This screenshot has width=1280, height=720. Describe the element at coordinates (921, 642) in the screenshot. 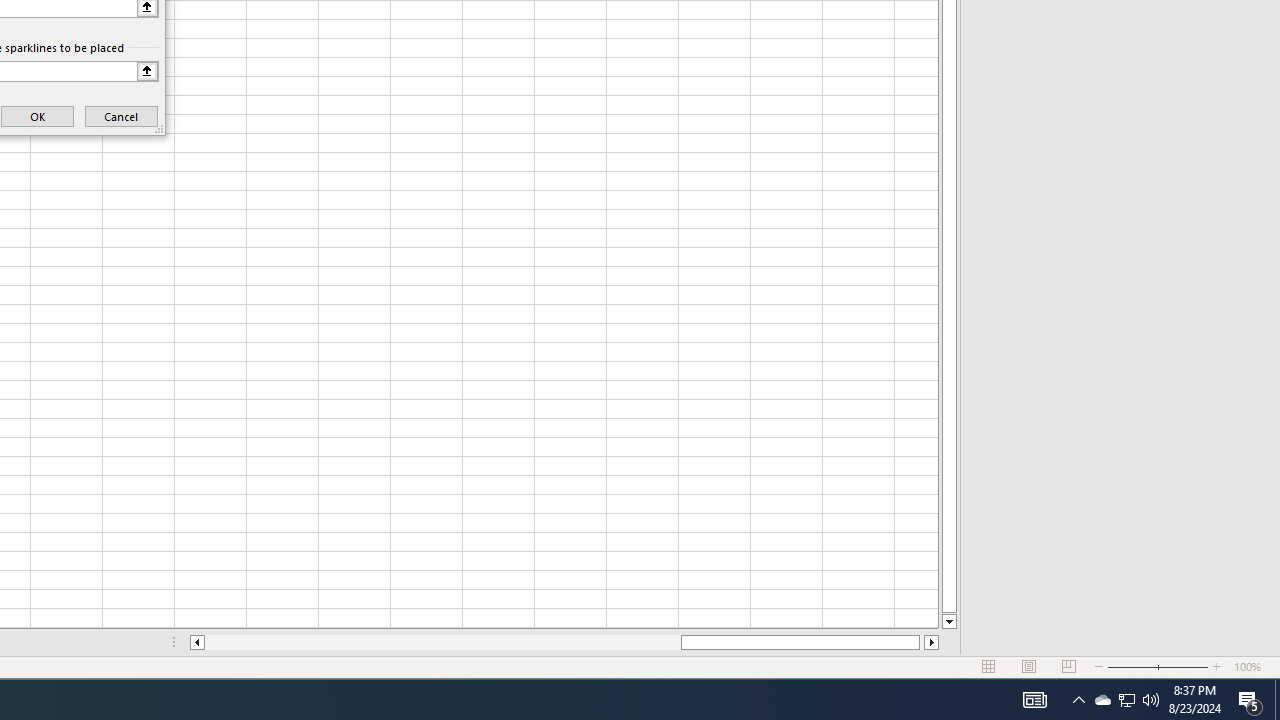

I see `'Page right'` at that location.